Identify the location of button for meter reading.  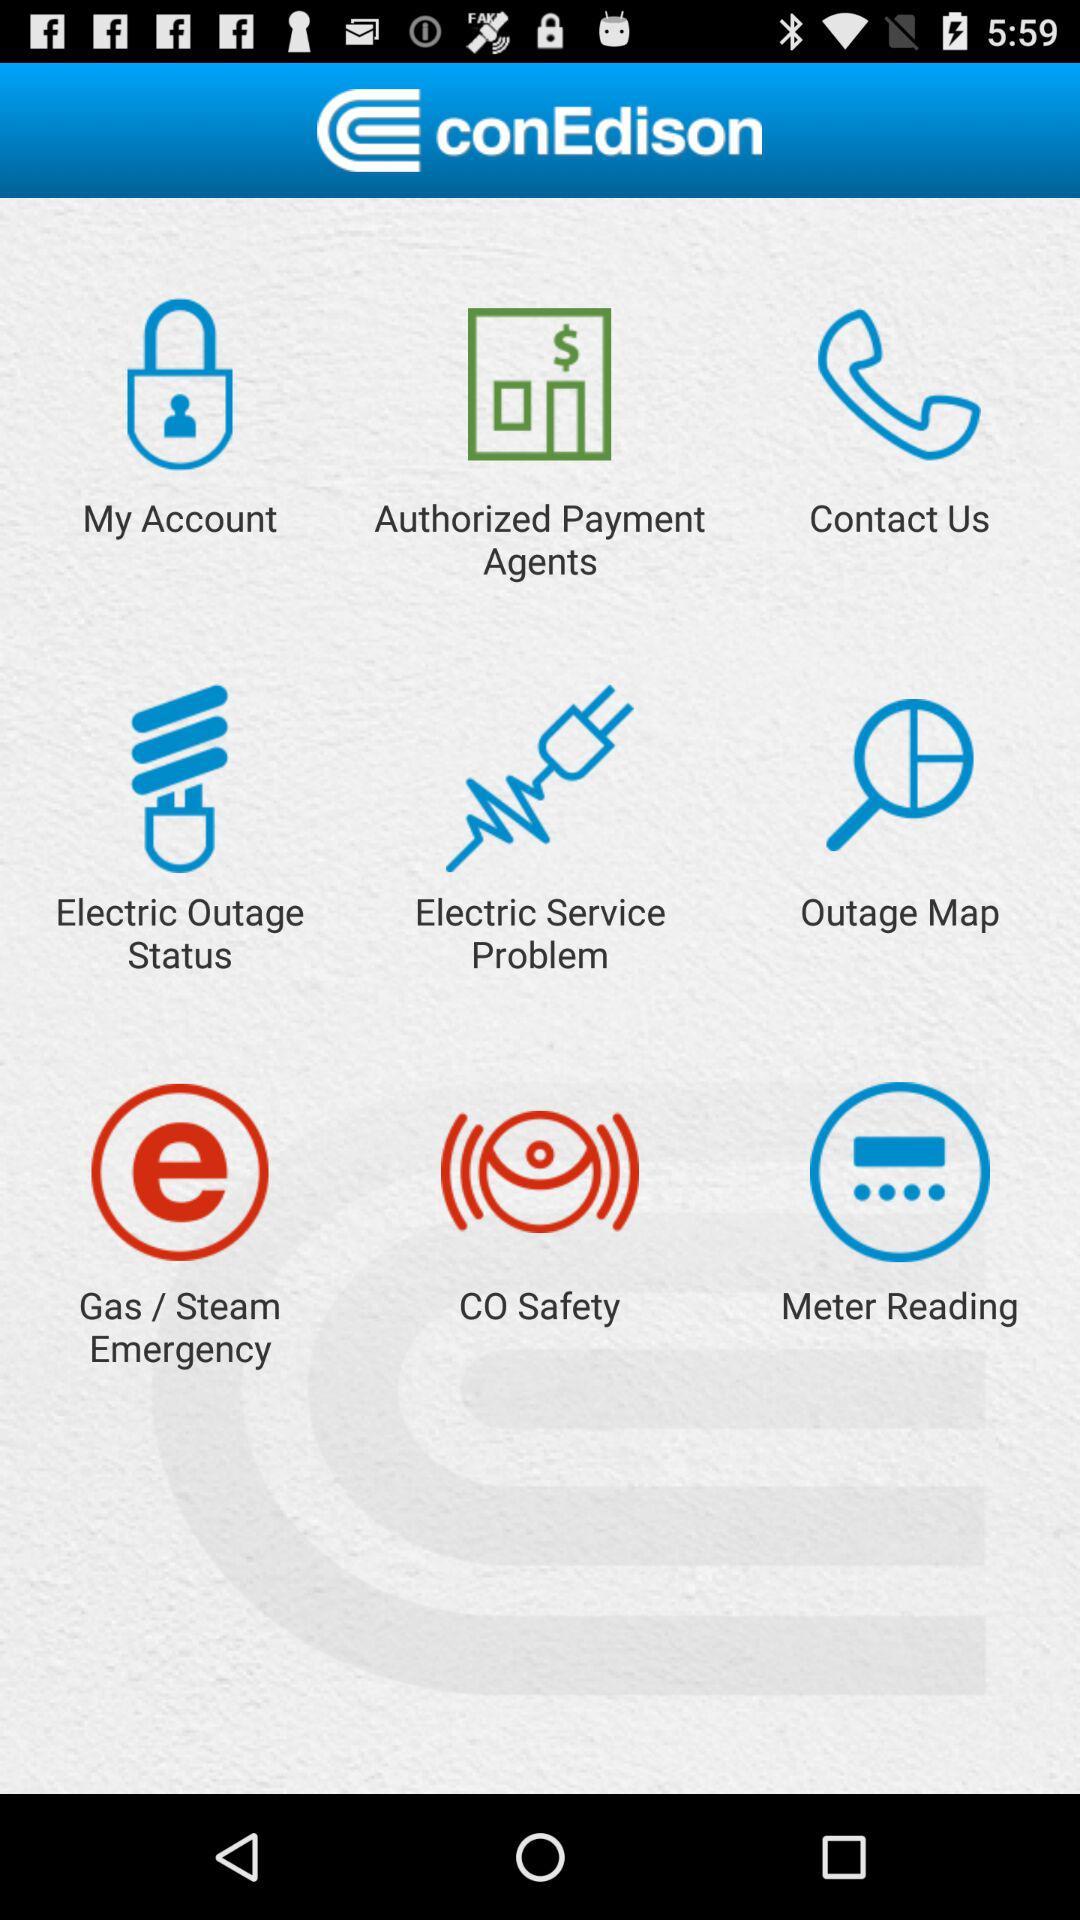
(898, 1172).